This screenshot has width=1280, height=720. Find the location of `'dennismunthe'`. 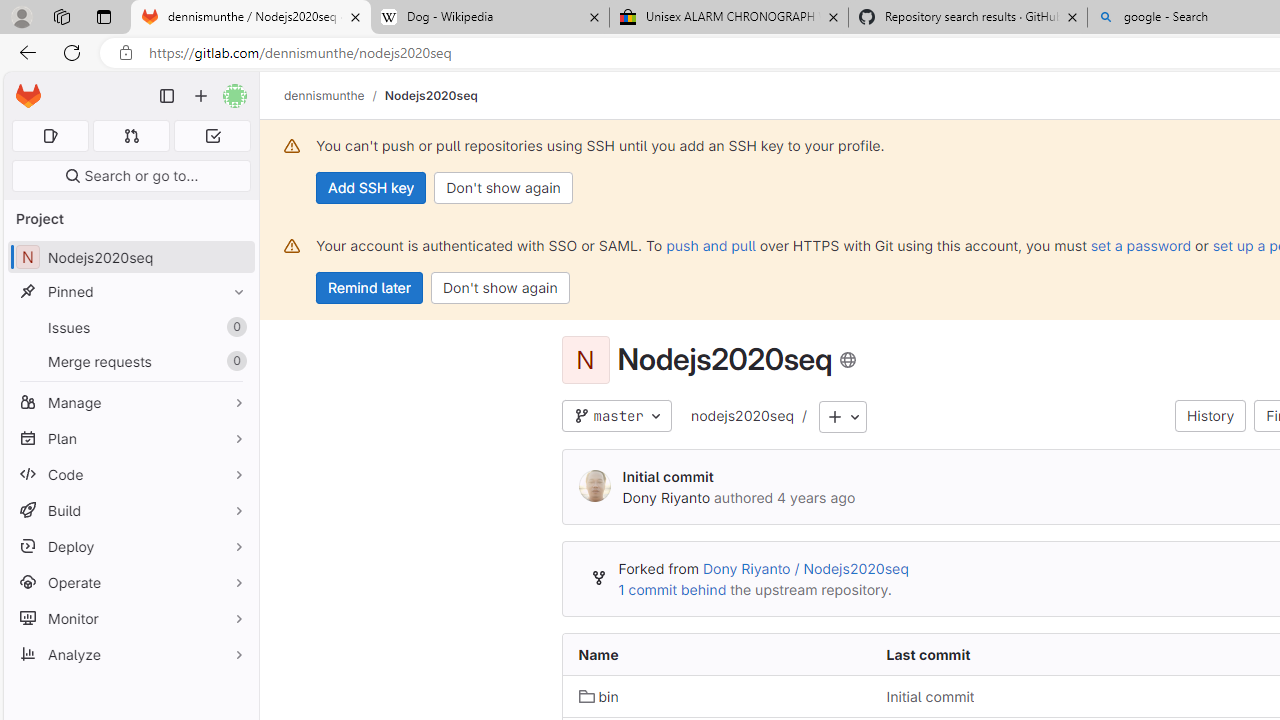

'dennismunthe' is located at coordinates (324, 95).